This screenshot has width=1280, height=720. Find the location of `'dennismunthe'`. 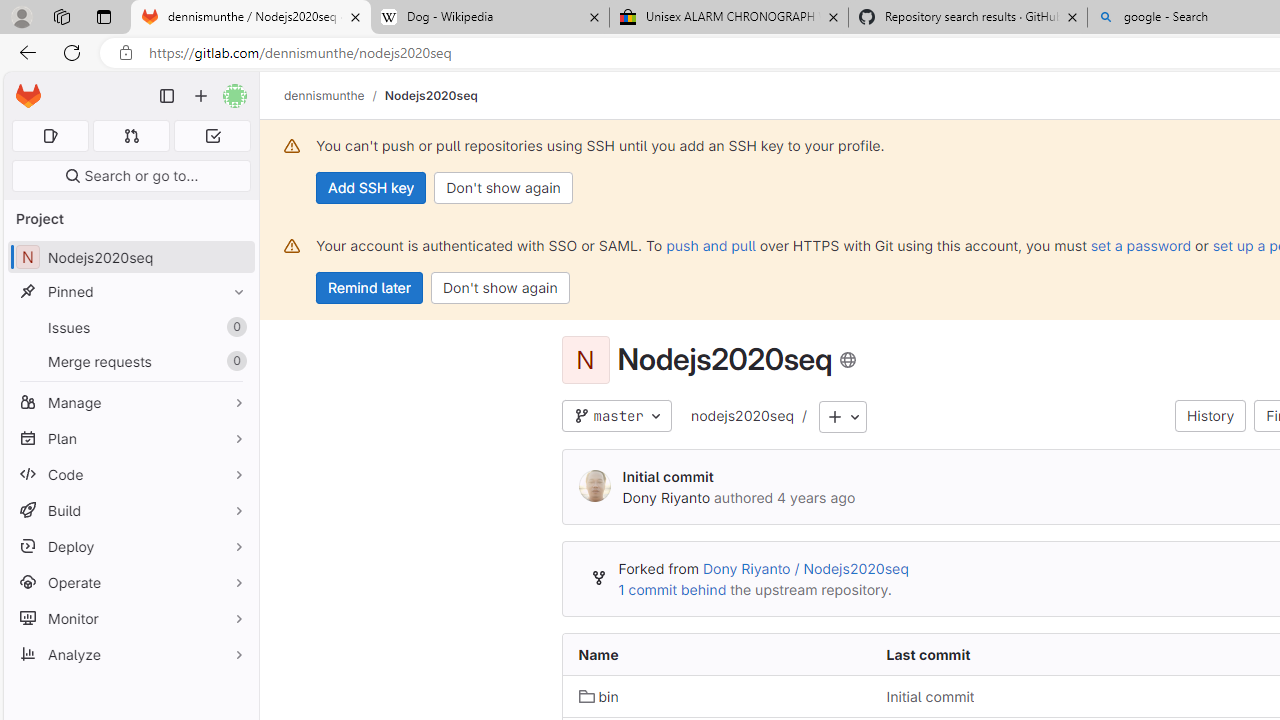

'dennismunthe' is located at coordinates (324, 95).